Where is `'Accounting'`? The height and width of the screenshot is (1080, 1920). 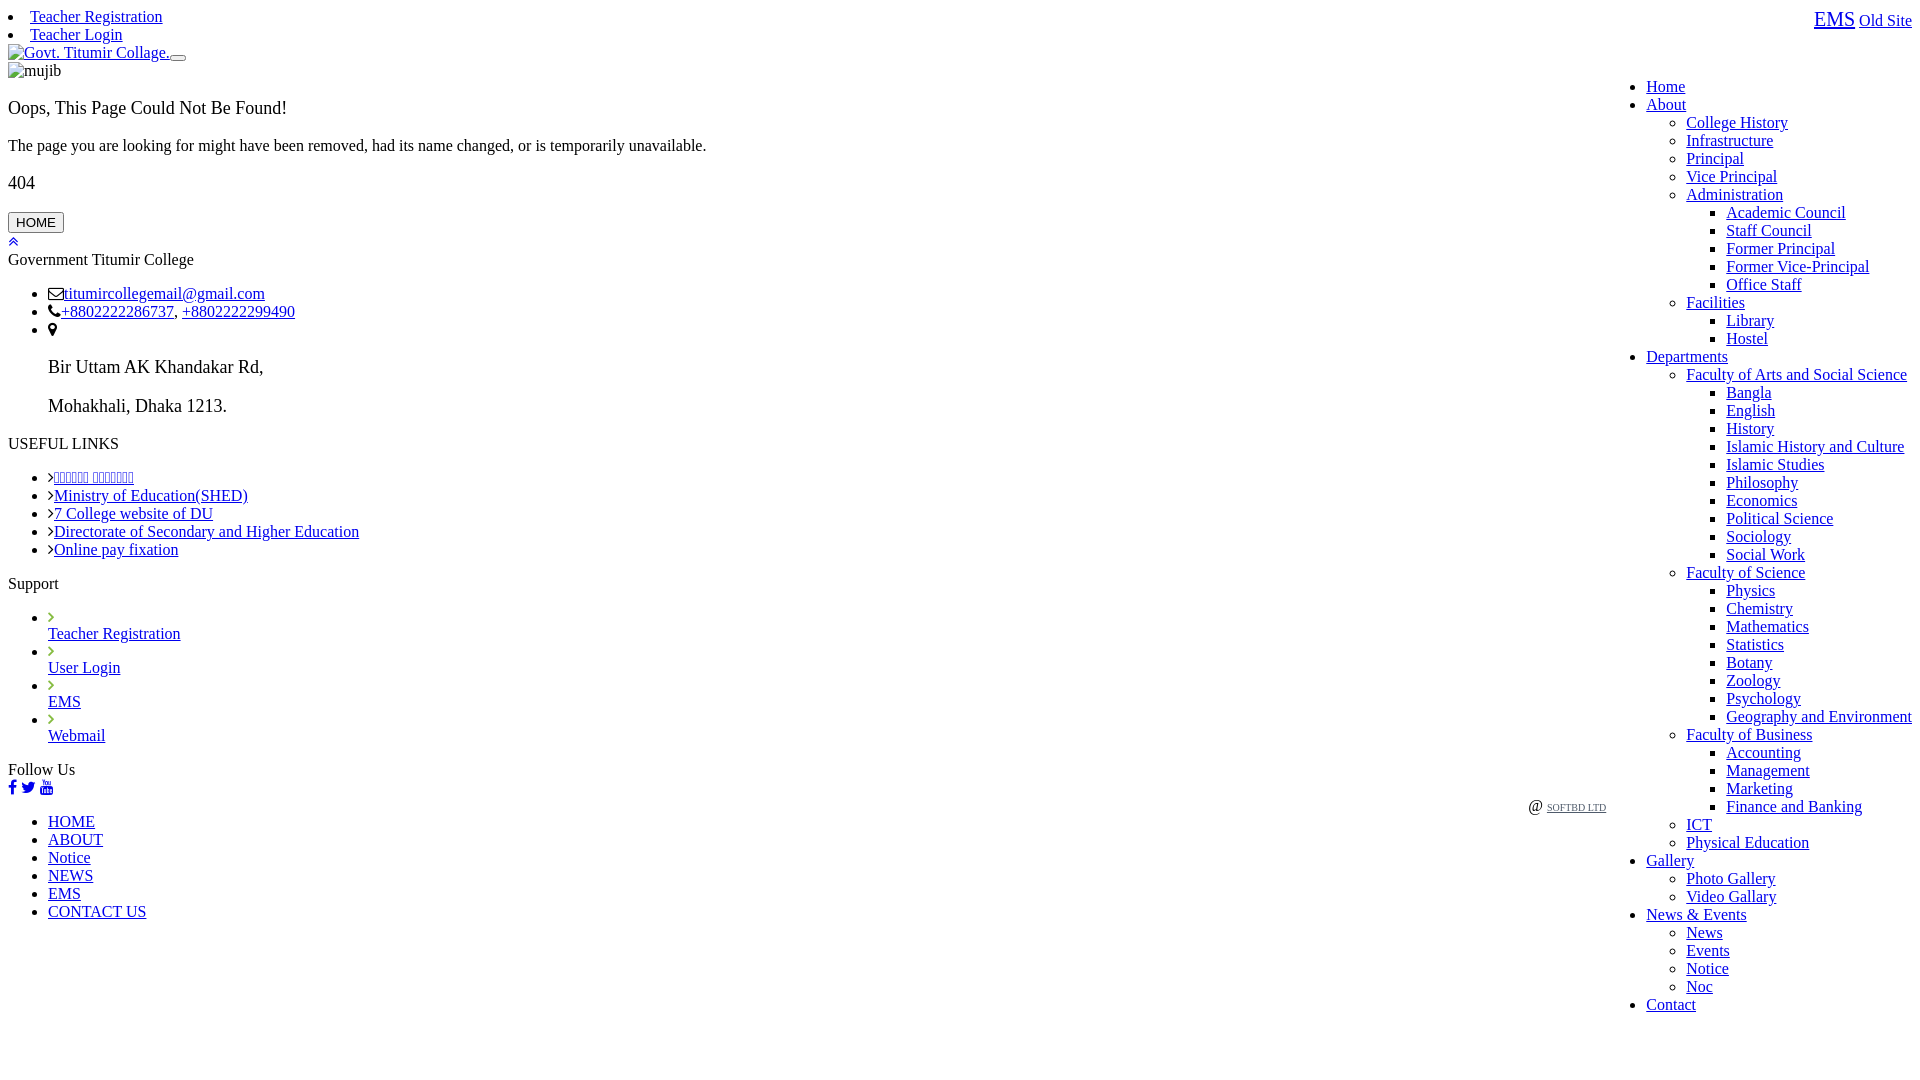
'Accounting' is located at coordinates (1763, 752).